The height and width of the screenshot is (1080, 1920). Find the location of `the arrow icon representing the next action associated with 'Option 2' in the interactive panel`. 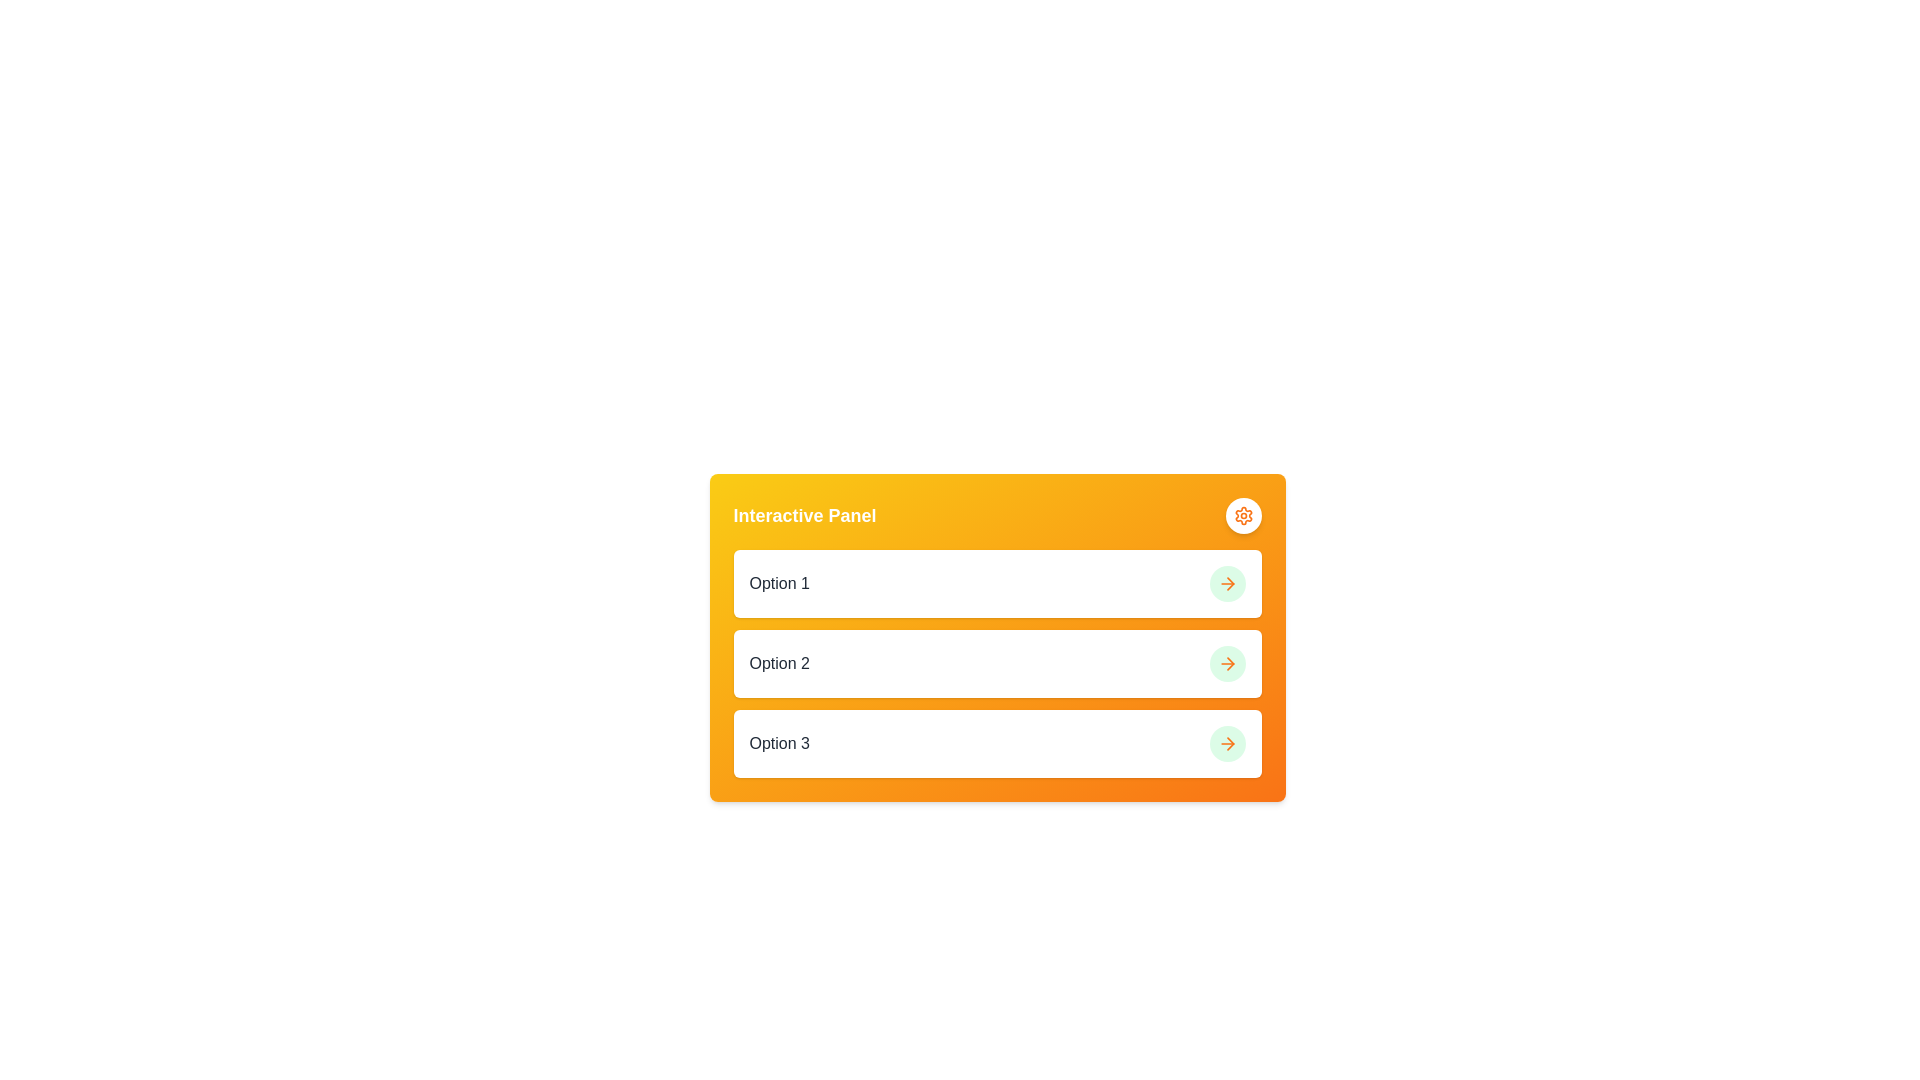

the arrow icon representing the next action associated with 'Option 2' in the interactive panel is located at coordinates (1228, 663).